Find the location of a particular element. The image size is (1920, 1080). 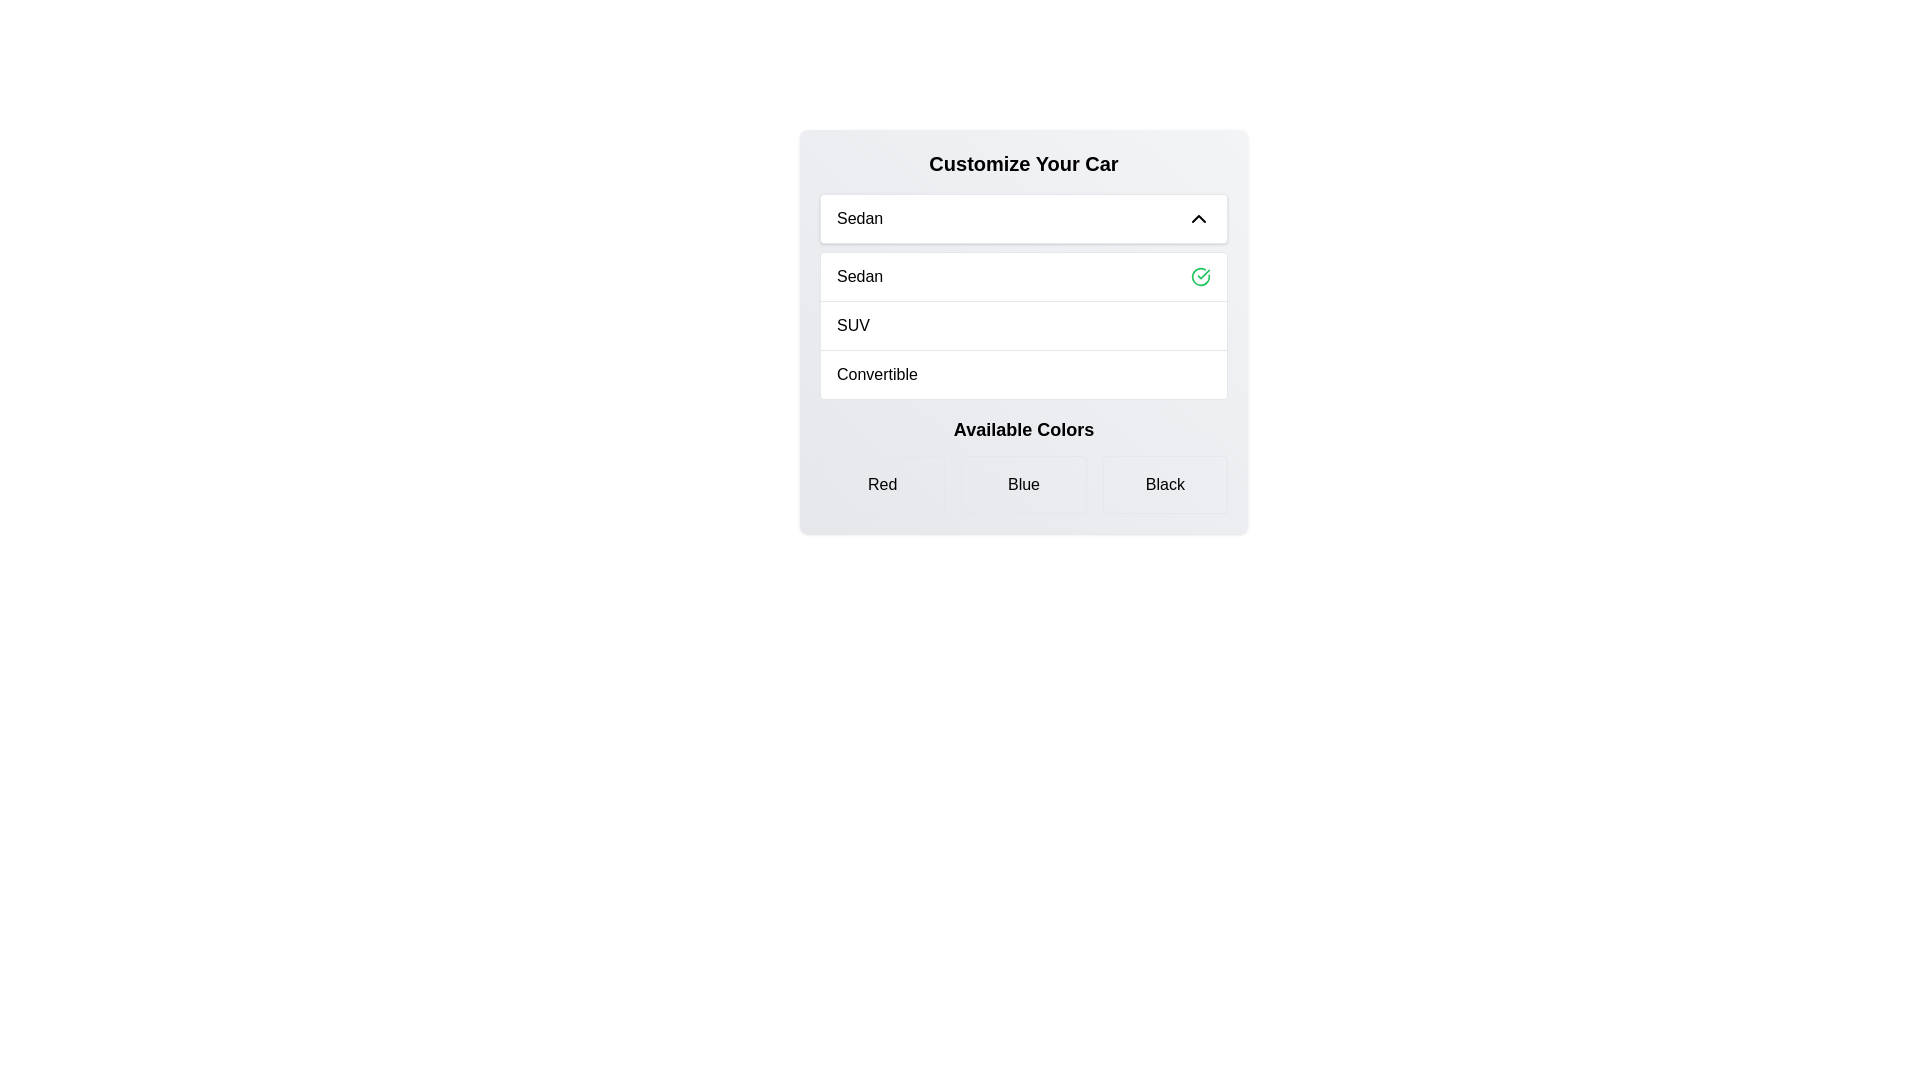

the static text label displaying 'Customize Your Car', which is a bold and larger-than-normal header located at the top of the car customization interface is located at coordinates (1023, 163).